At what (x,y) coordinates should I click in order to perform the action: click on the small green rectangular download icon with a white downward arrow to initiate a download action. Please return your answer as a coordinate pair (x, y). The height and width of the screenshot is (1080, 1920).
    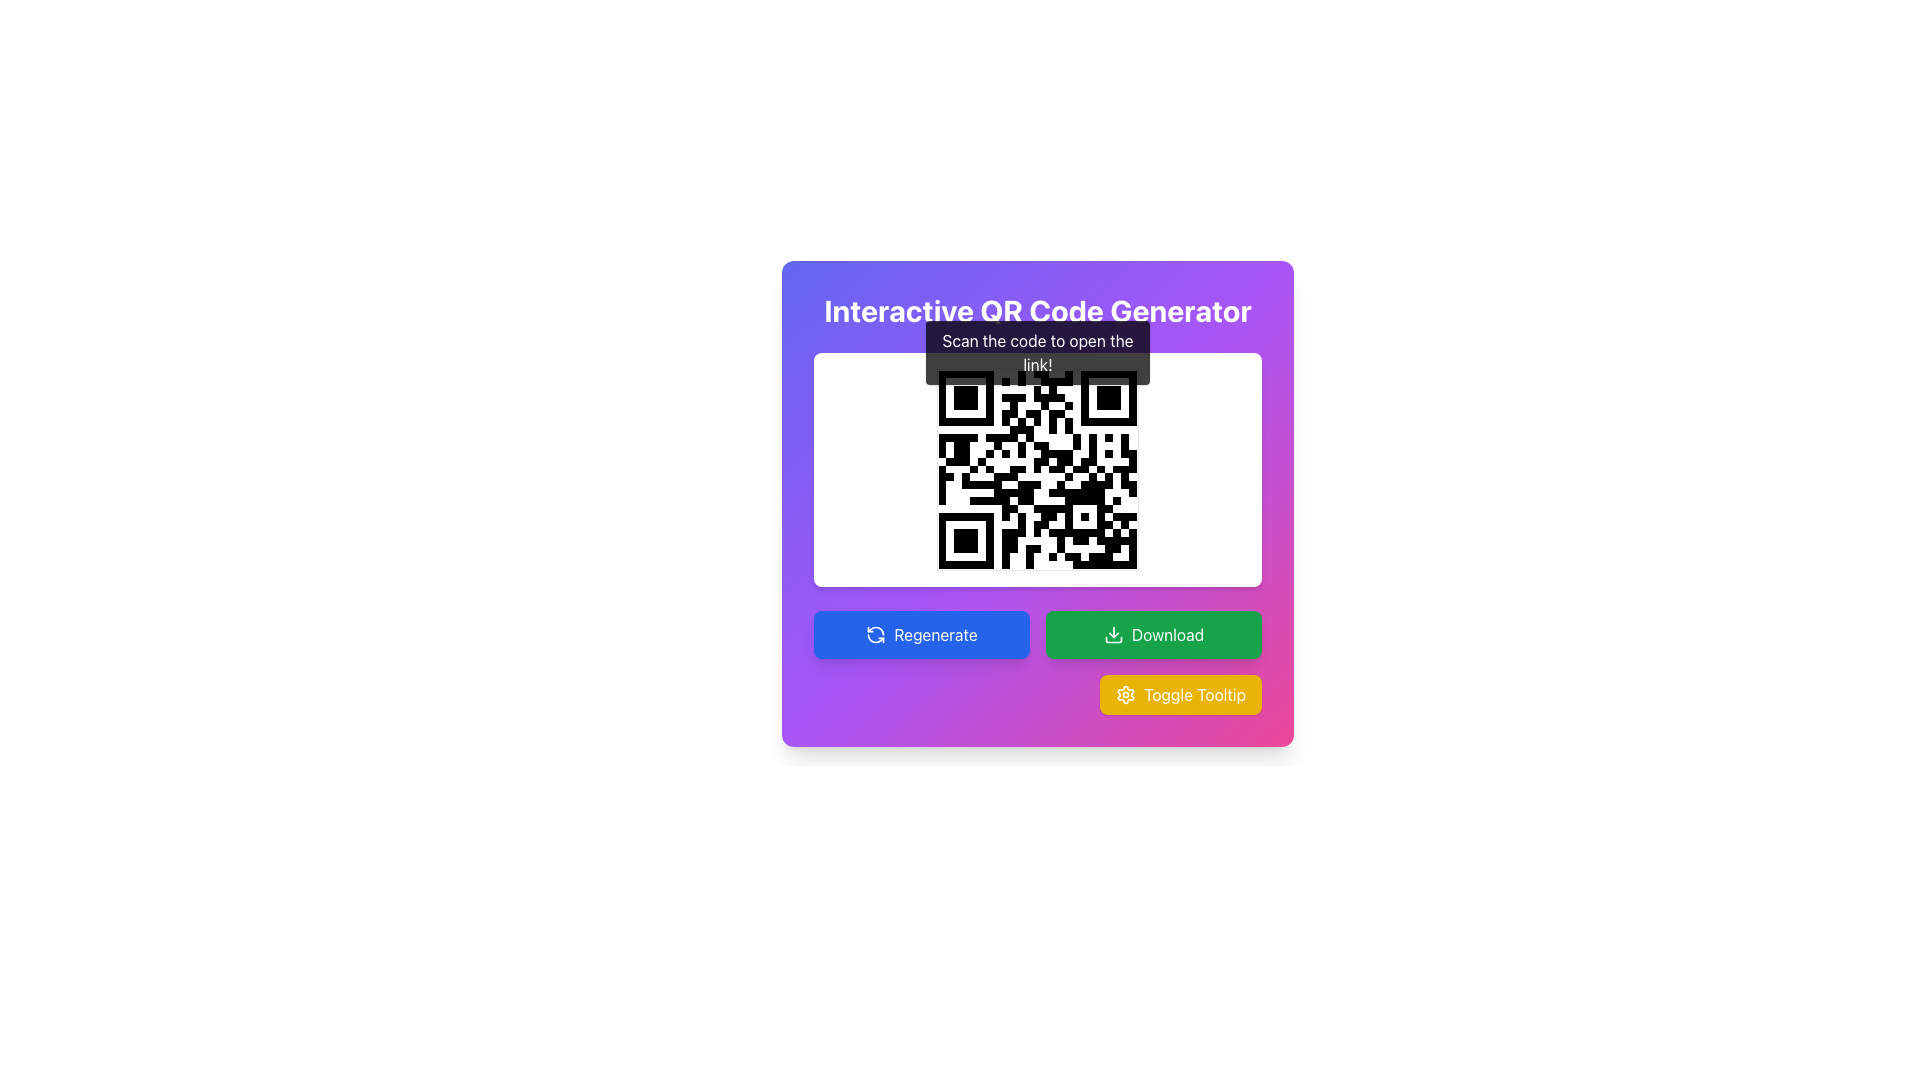
    Looking at the image, I should click on (1112, 635).